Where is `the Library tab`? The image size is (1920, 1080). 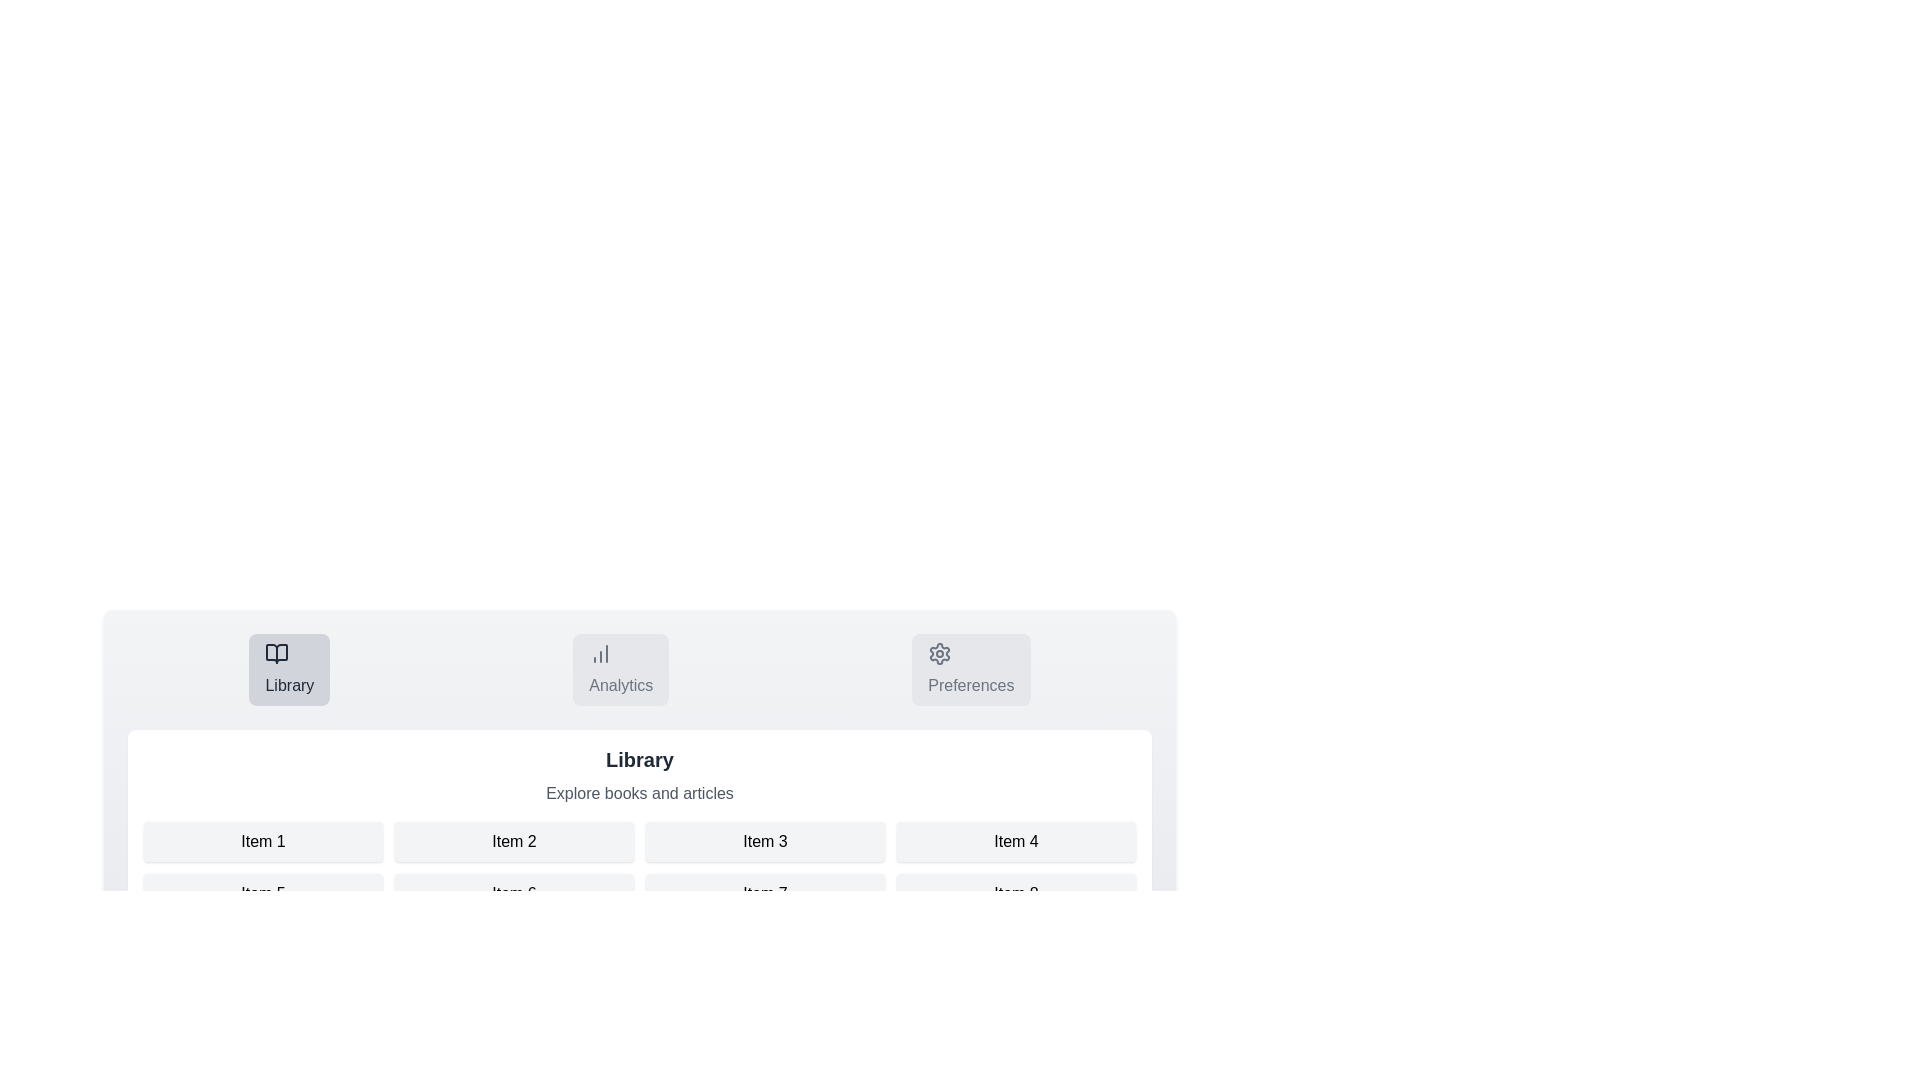
the Library tab is located at coordinates (288, 670).